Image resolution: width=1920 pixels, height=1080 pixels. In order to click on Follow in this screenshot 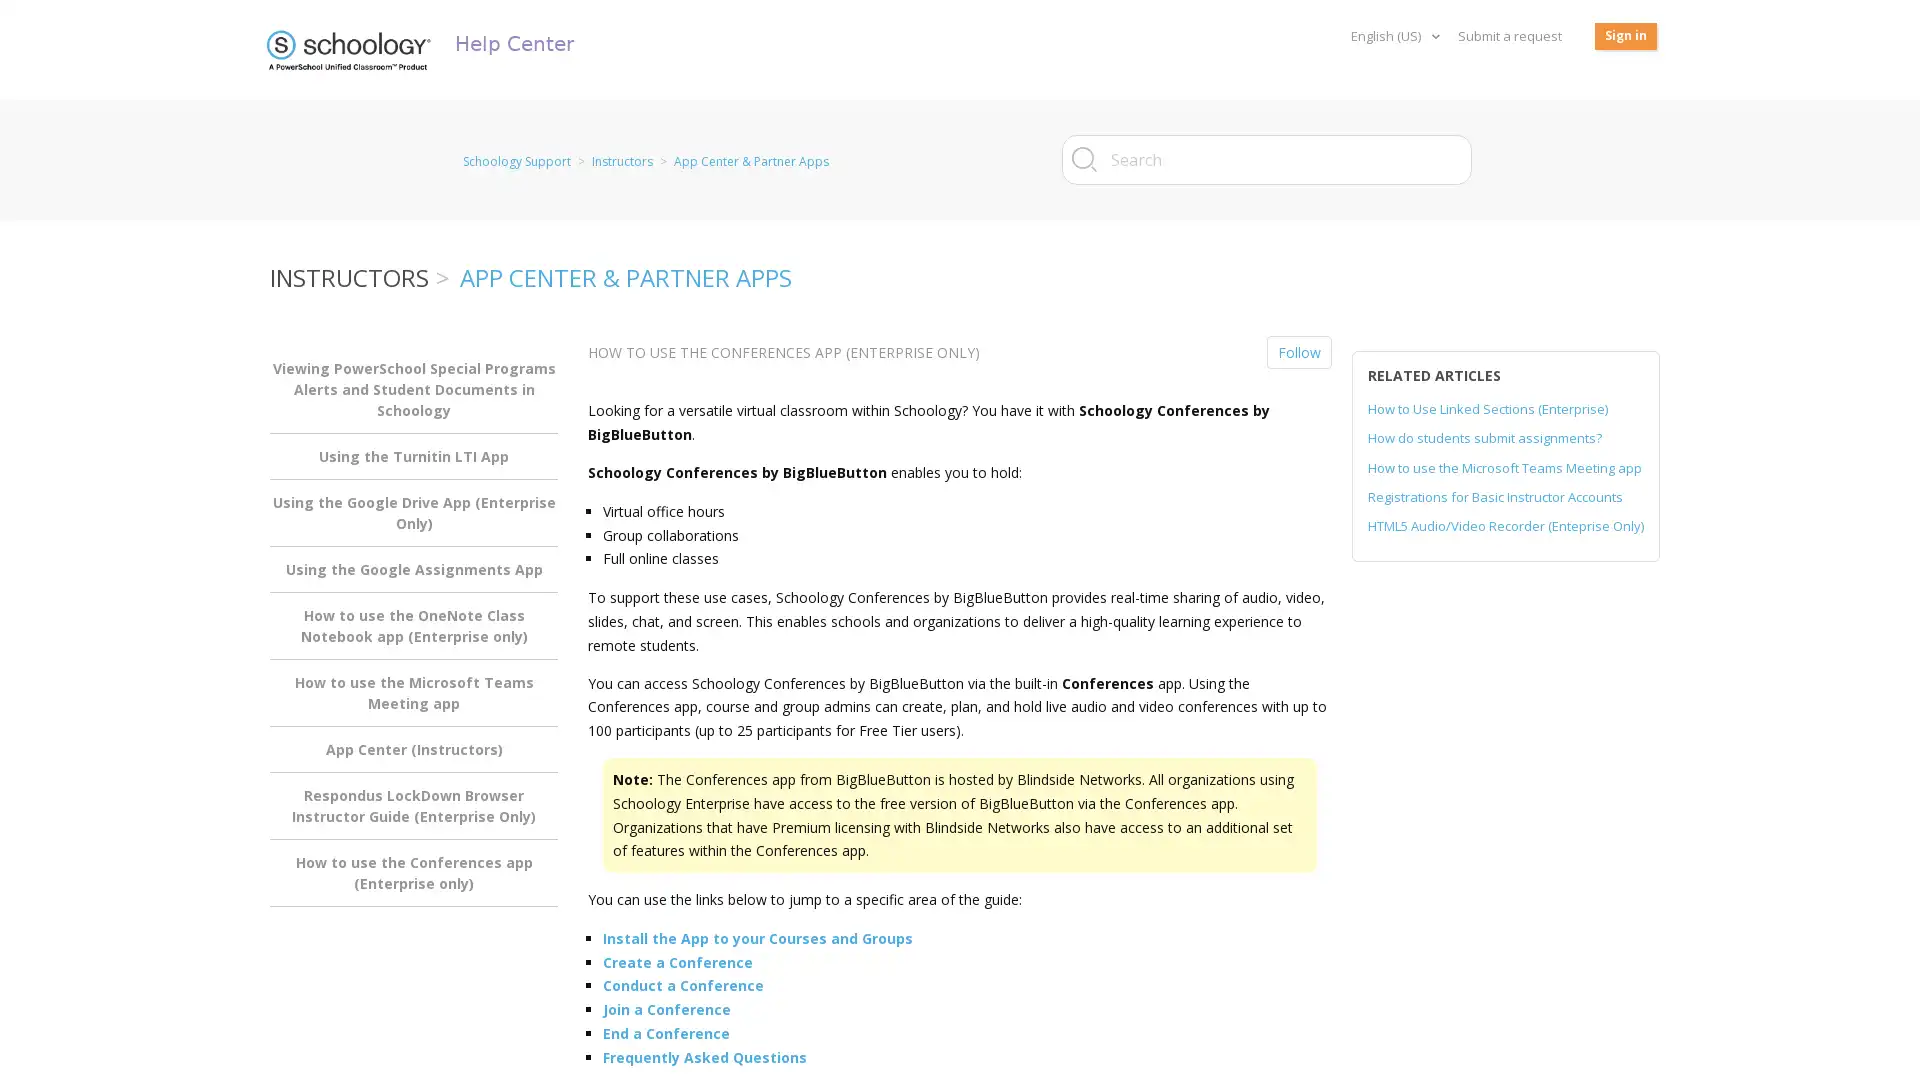, I will do `click(1299, 351)`.